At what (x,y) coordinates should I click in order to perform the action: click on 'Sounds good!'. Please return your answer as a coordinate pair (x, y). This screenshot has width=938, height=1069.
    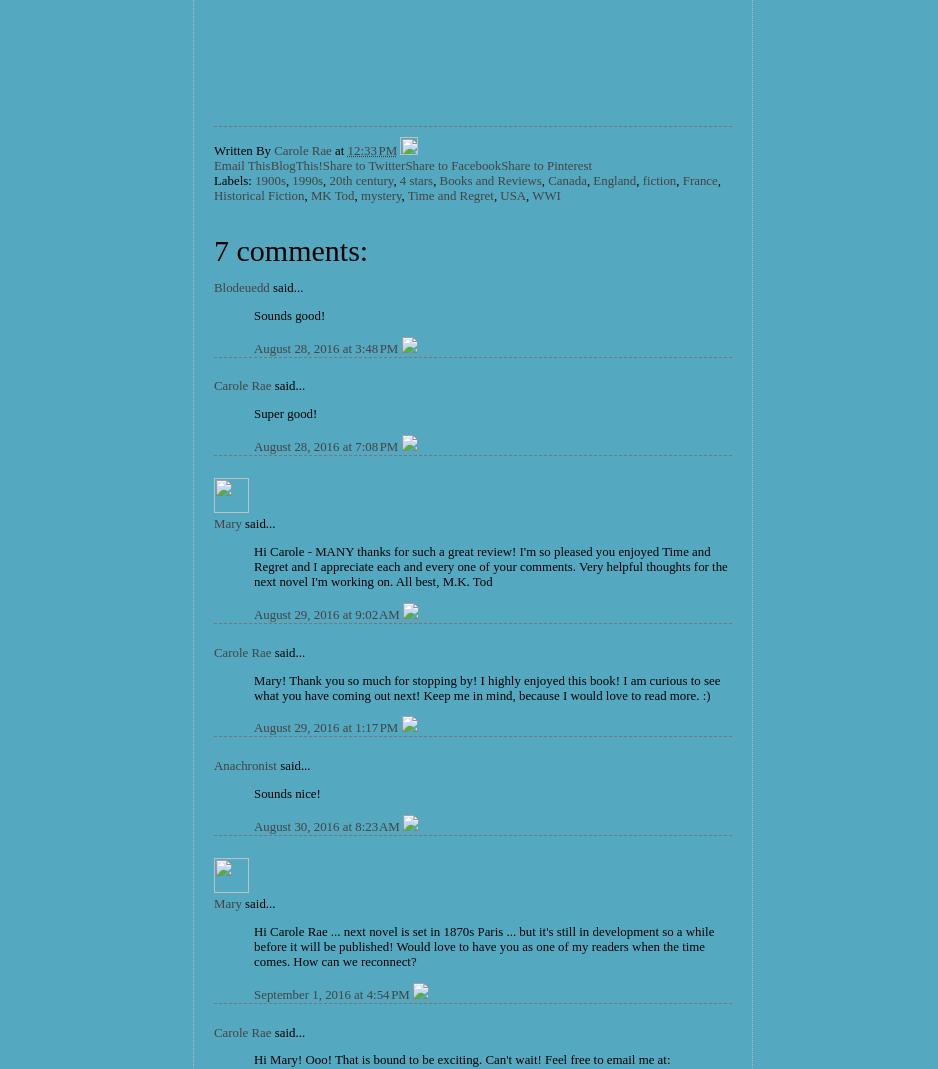
    Looking at the image, I should click on (289, 314).